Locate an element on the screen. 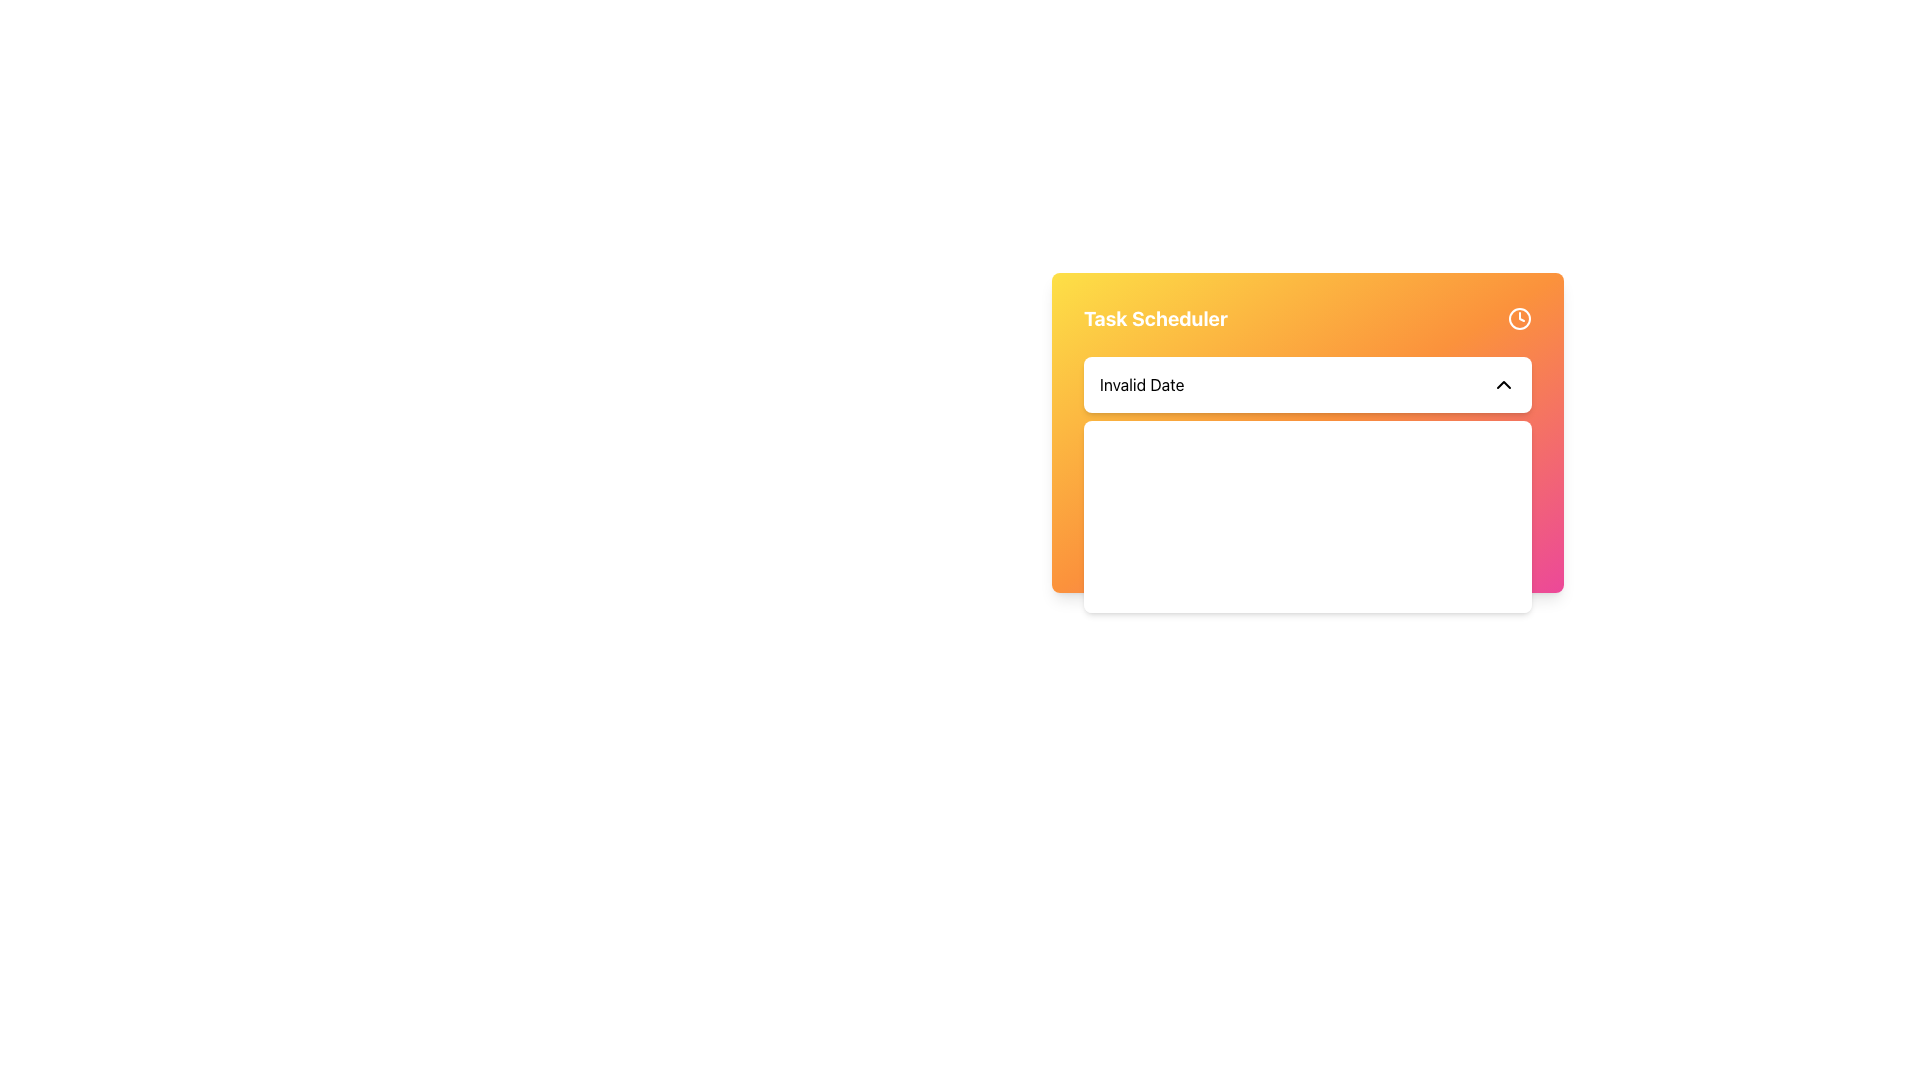 Image resolution: width=1920 pixels, height=1080 pixels. the white dropdown menu below the 'Task Scheduler' title is located at coordinates (1308, 385).